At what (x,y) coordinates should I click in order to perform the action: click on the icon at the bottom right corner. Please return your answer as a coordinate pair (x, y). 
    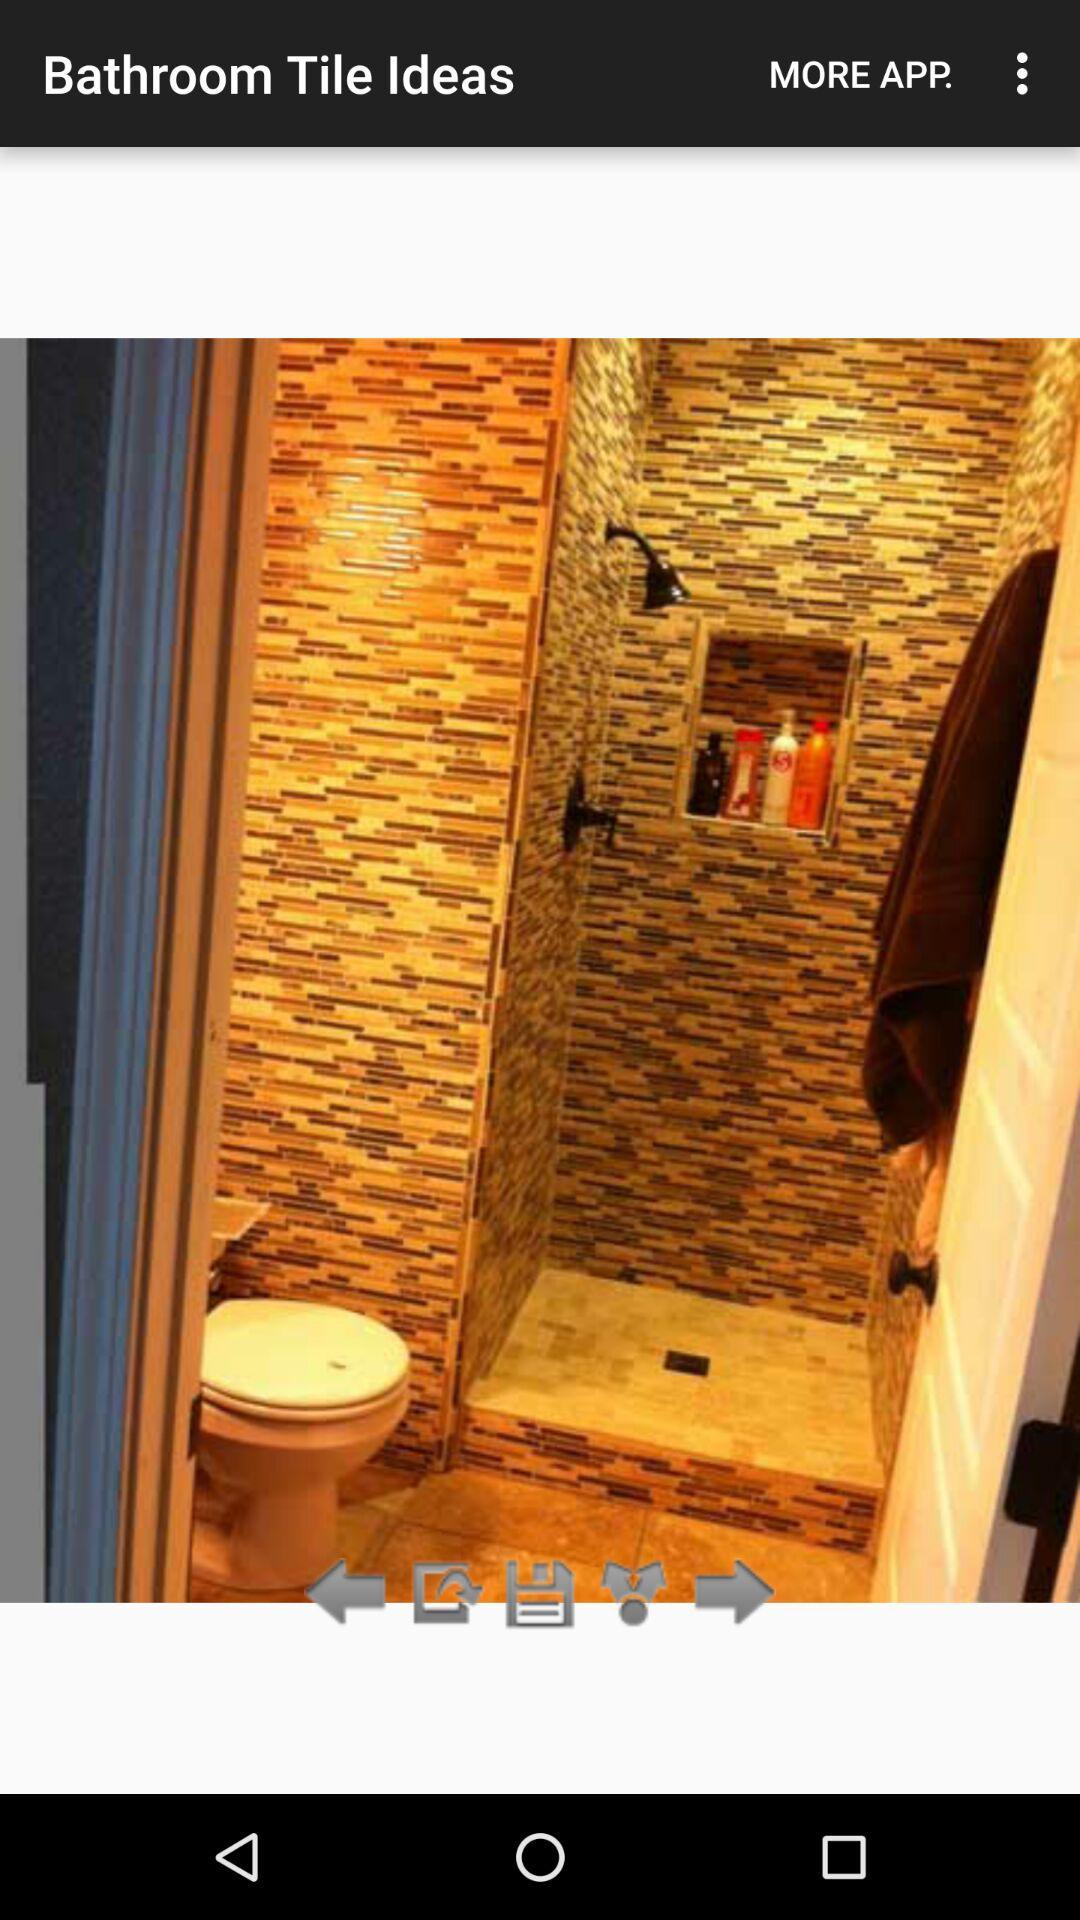
    Looking at the image, I should click on (729, 1593).